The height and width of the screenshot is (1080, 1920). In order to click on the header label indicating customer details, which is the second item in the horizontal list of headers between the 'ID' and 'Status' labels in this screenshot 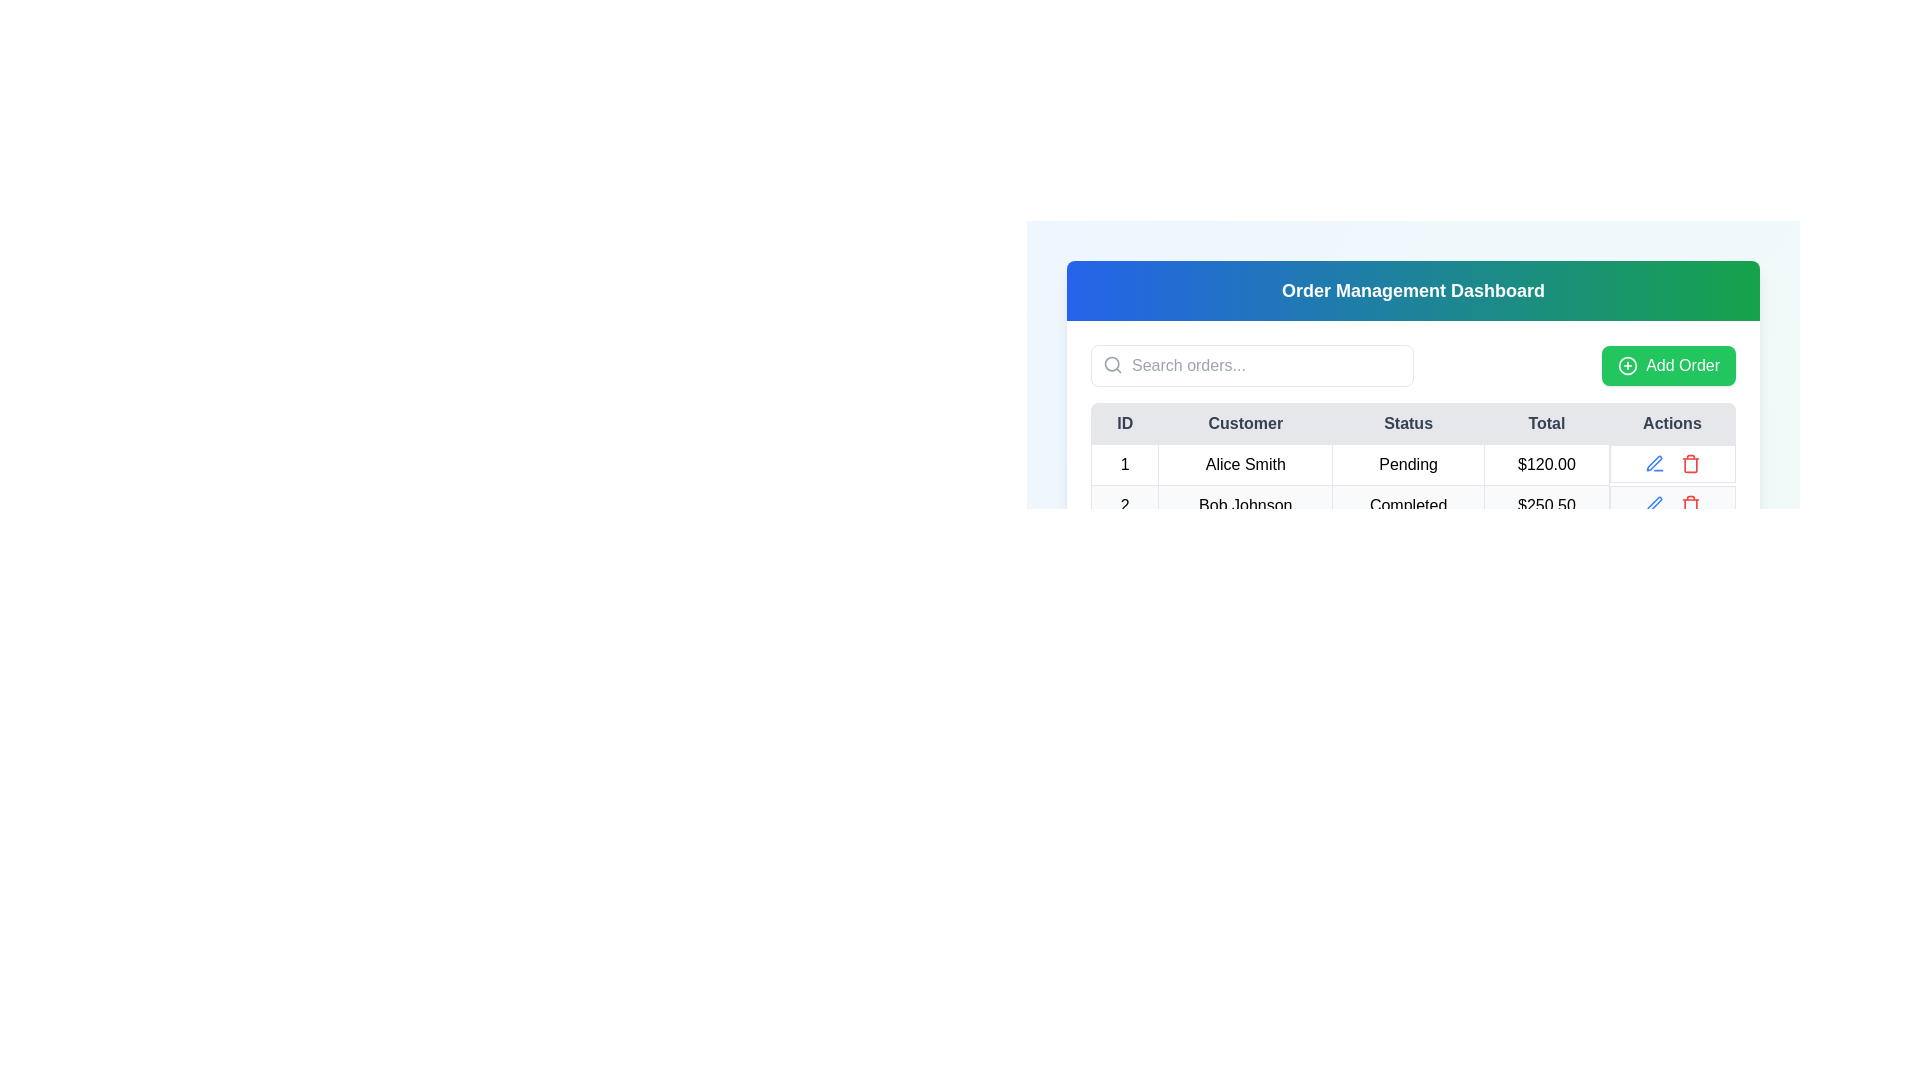, I will do `click(1244, 423)`.